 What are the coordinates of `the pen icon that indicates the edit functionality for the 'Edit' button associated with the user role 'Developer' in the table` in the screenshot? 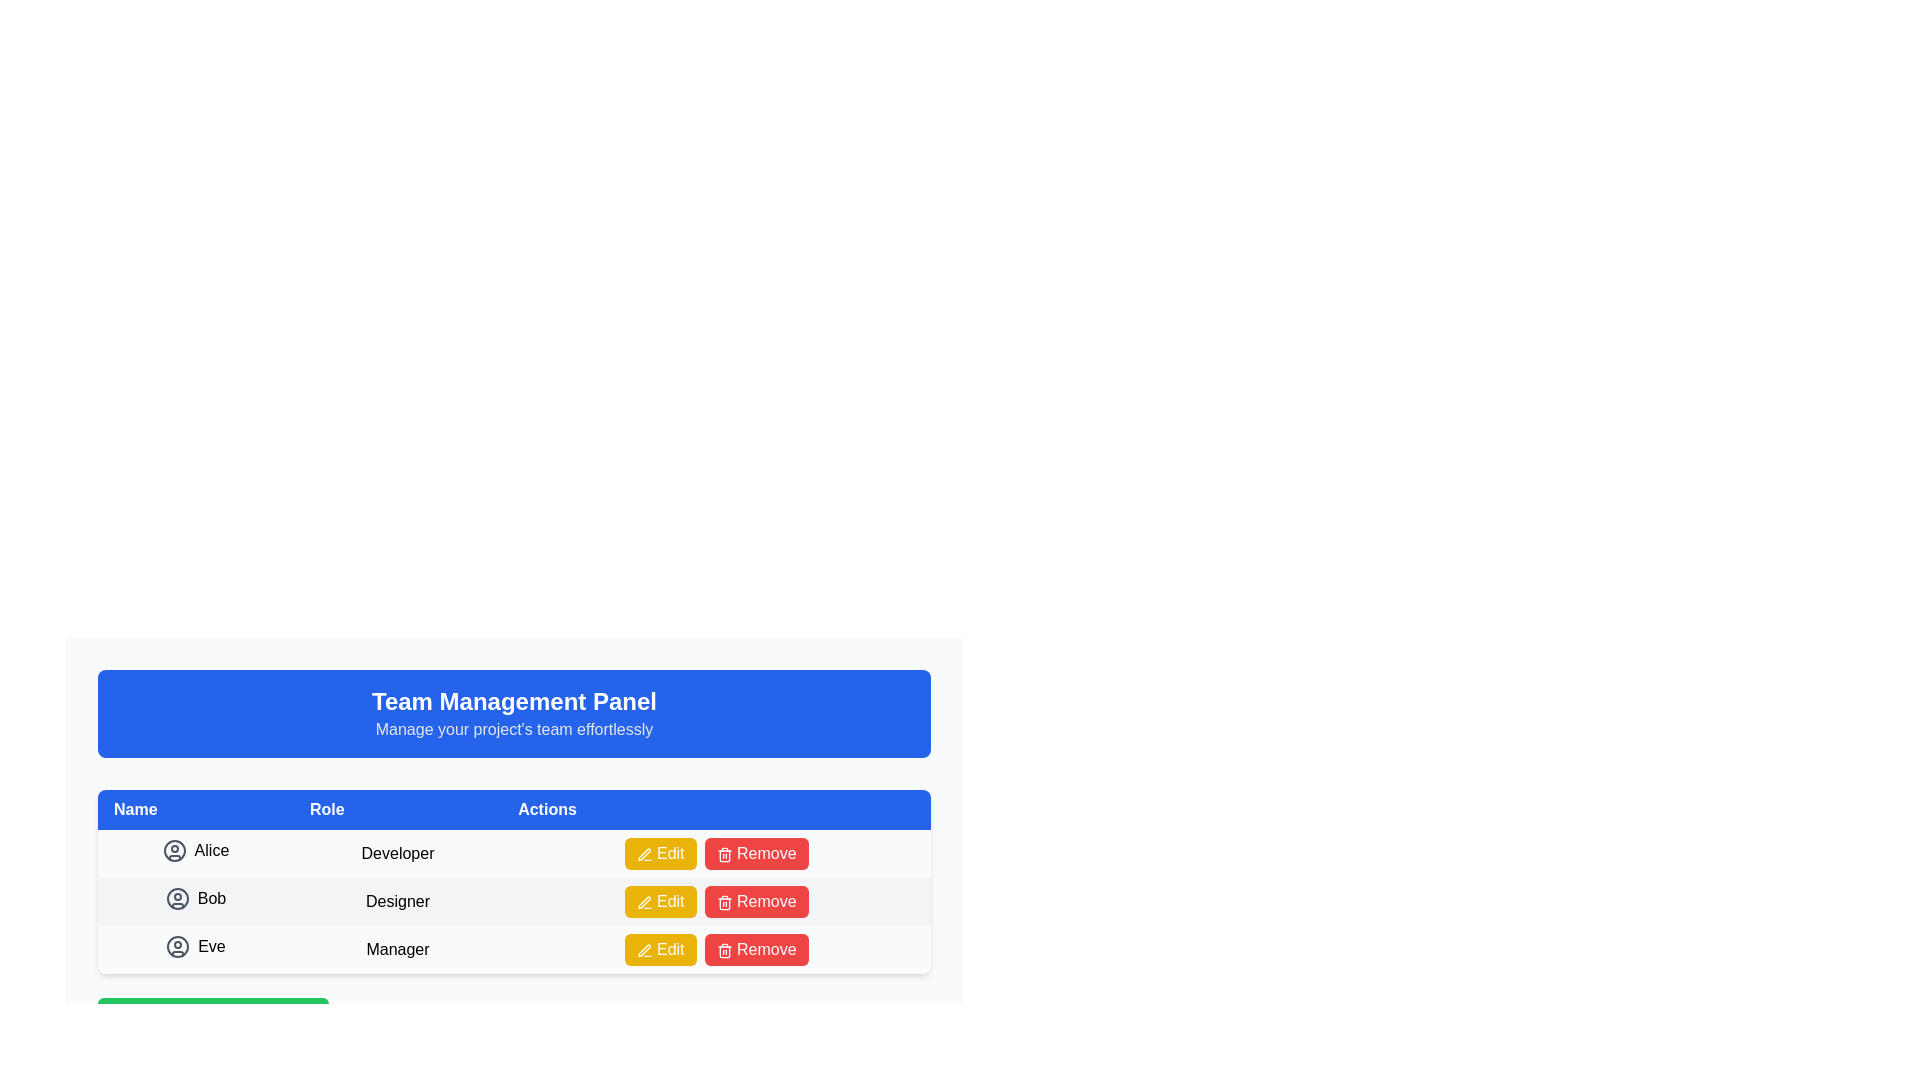 It's located at (644, 854).